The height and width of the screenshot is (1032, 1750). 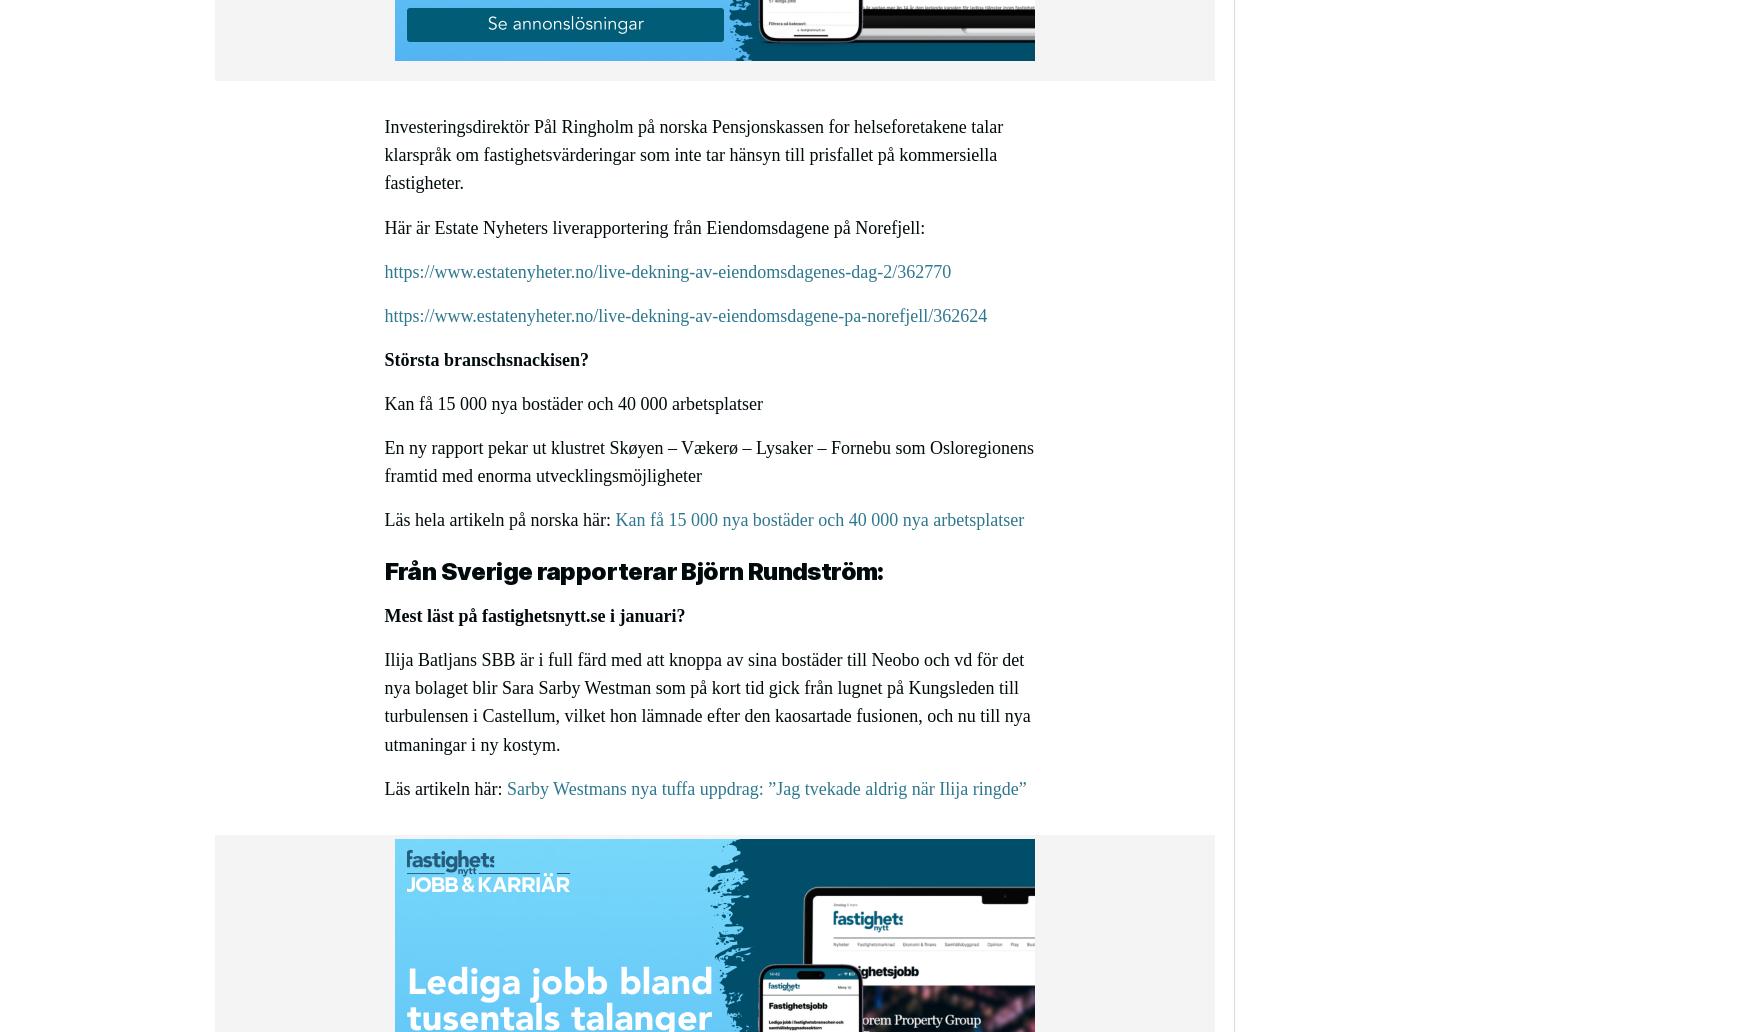 What do you see at coordinates (499, 520) in the screenshot?
I see `'Läs hela artikeln på norska här:'` at bounding box center [499, 520].